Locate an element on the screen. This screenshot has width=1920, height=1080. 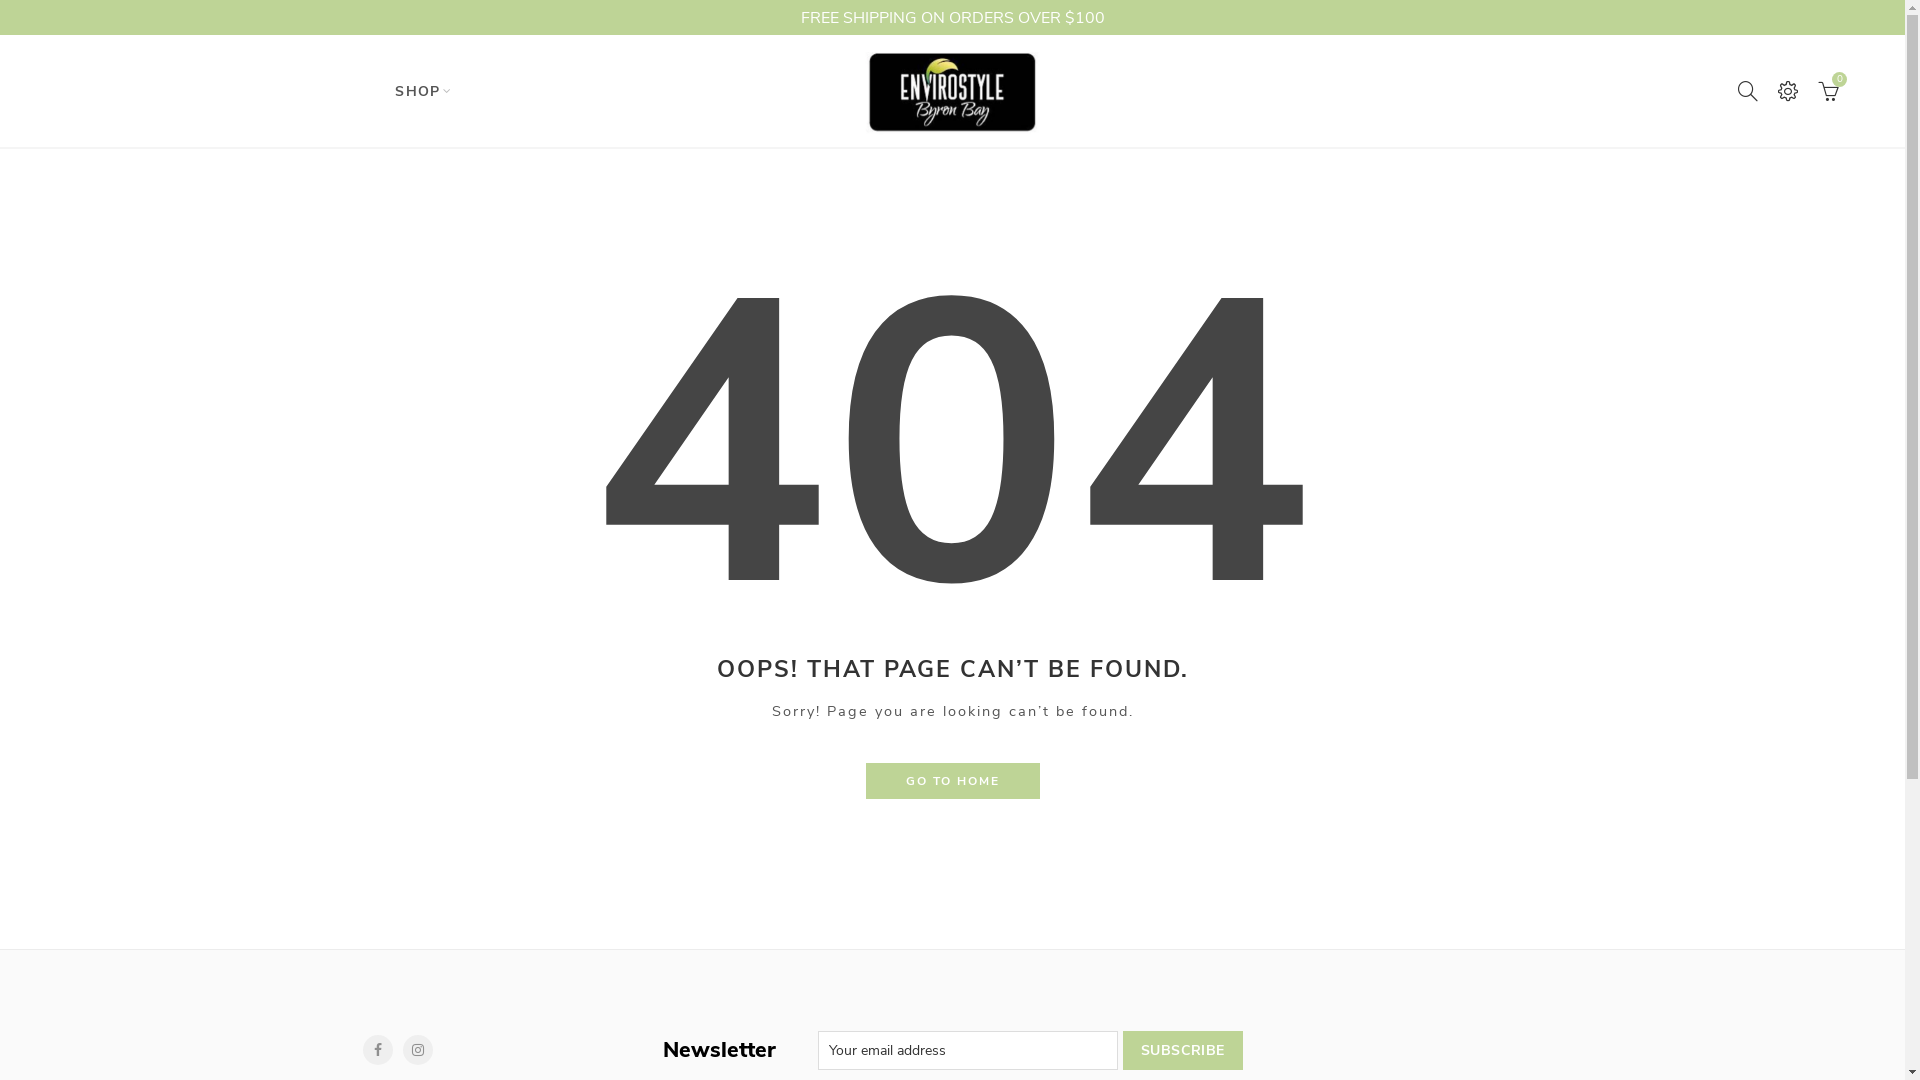
'Facebook' is located at coordinates (361, 1048).